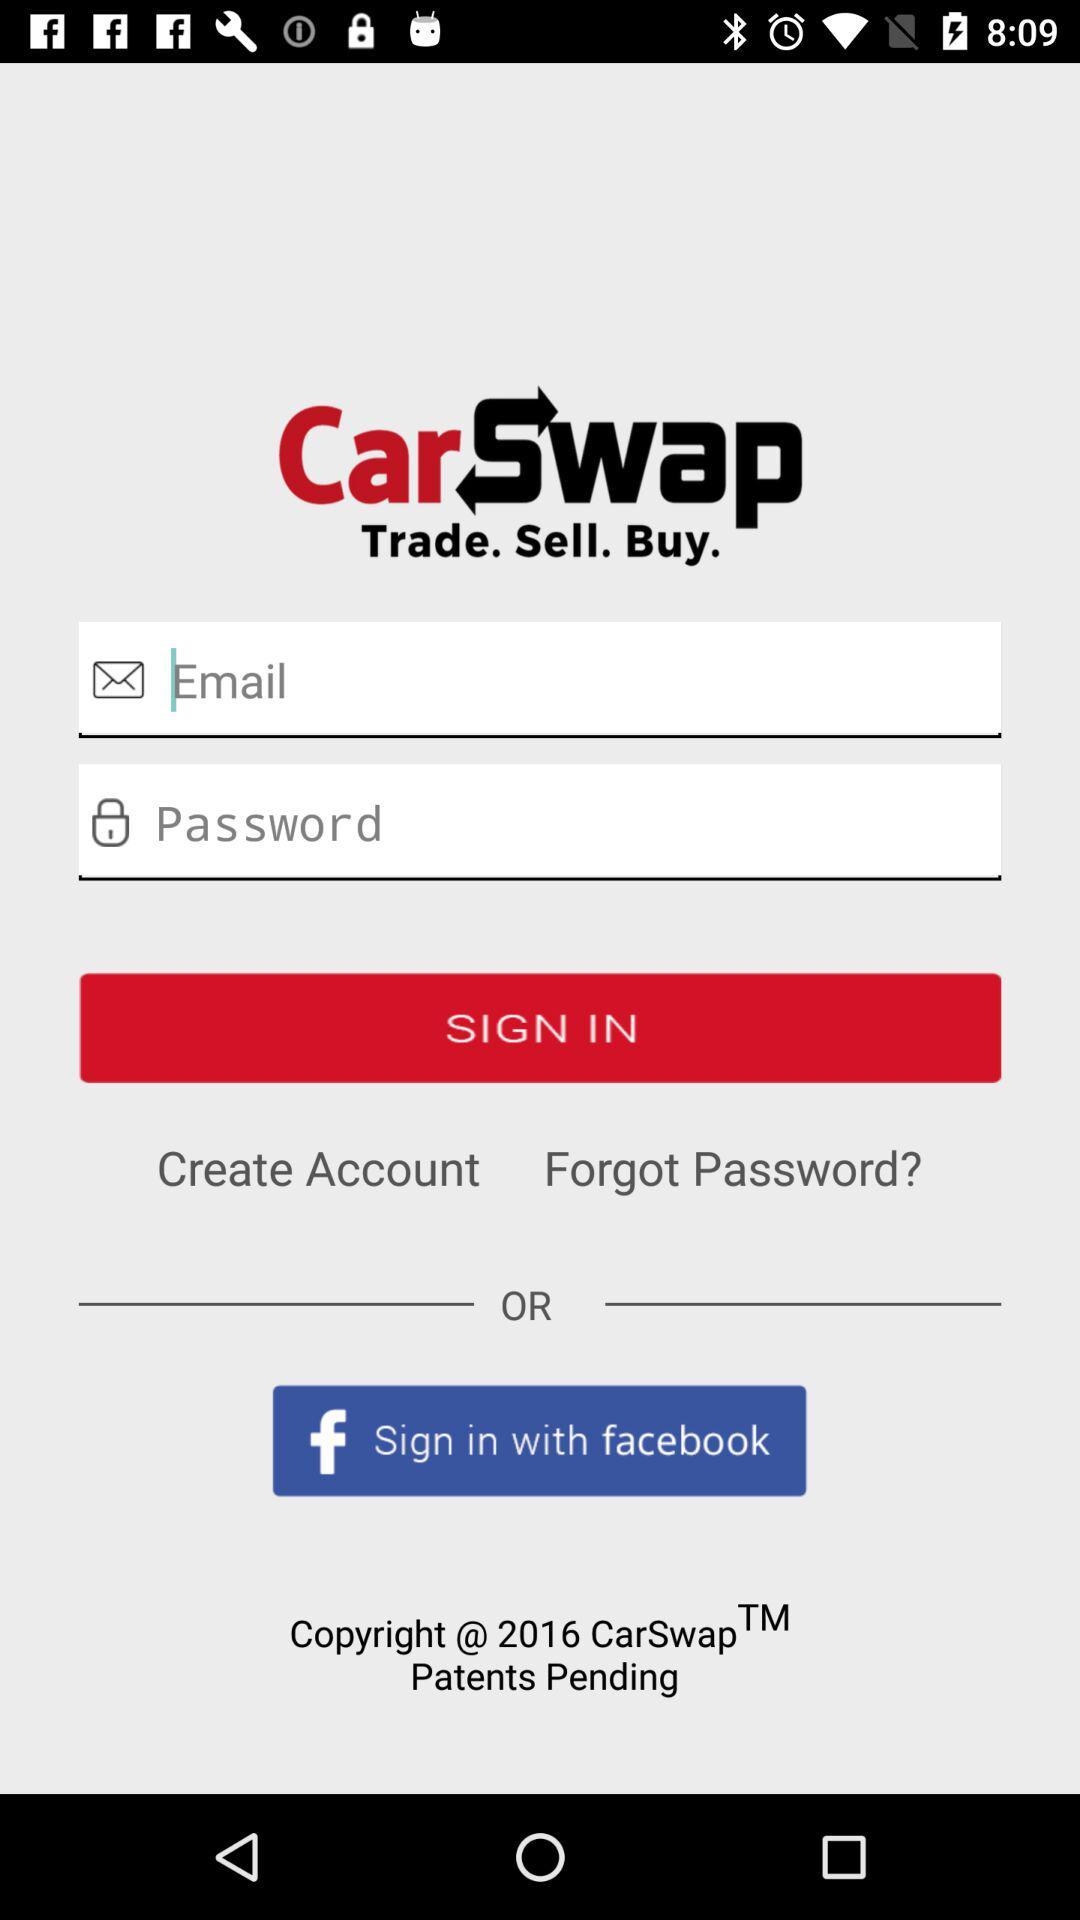  I want to click on sign in to the account in the application car swap, so click(540, 1027).